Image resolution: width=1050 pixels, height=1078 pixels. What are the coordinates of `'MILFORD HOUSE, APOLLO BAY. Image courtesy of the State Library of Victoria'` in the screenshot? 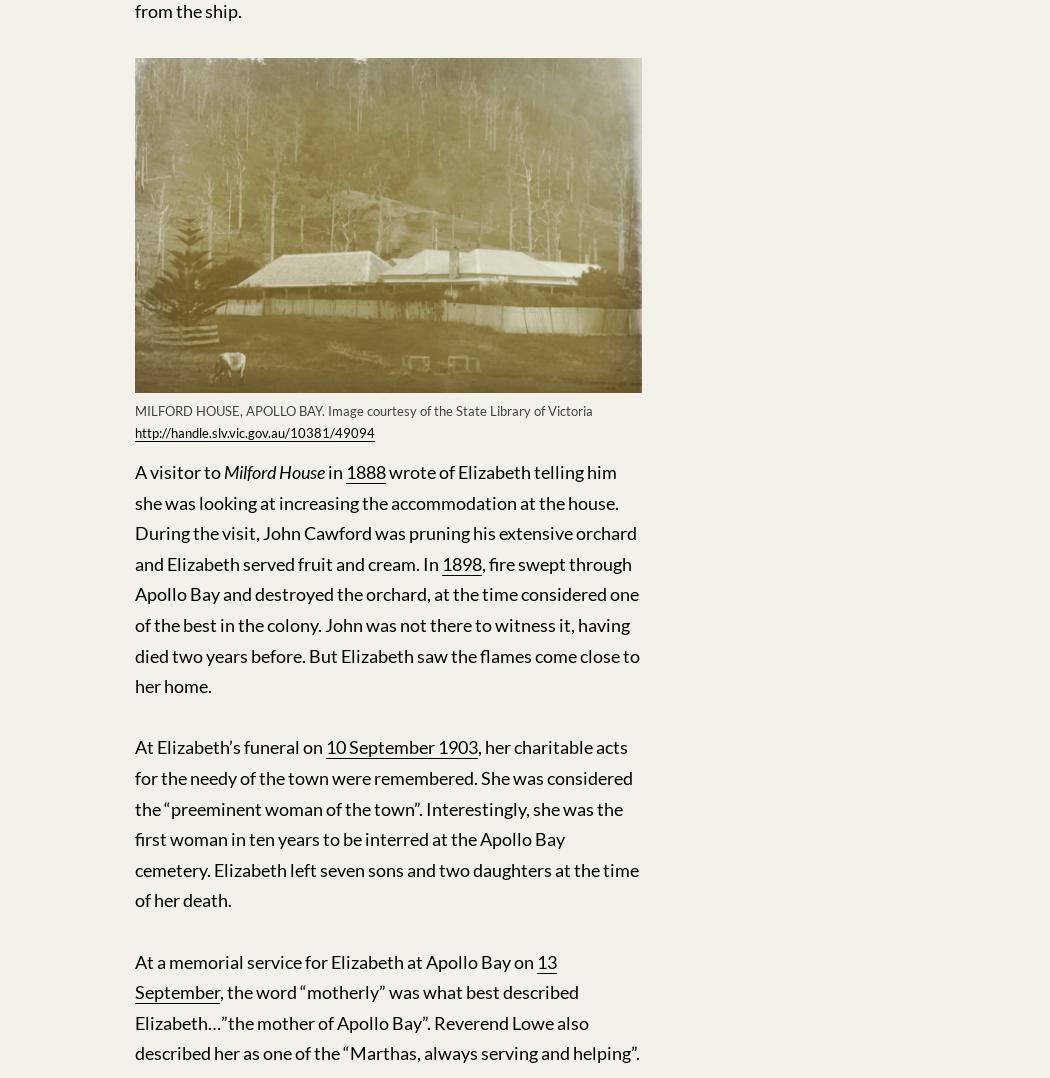 It's located at (363, 408).